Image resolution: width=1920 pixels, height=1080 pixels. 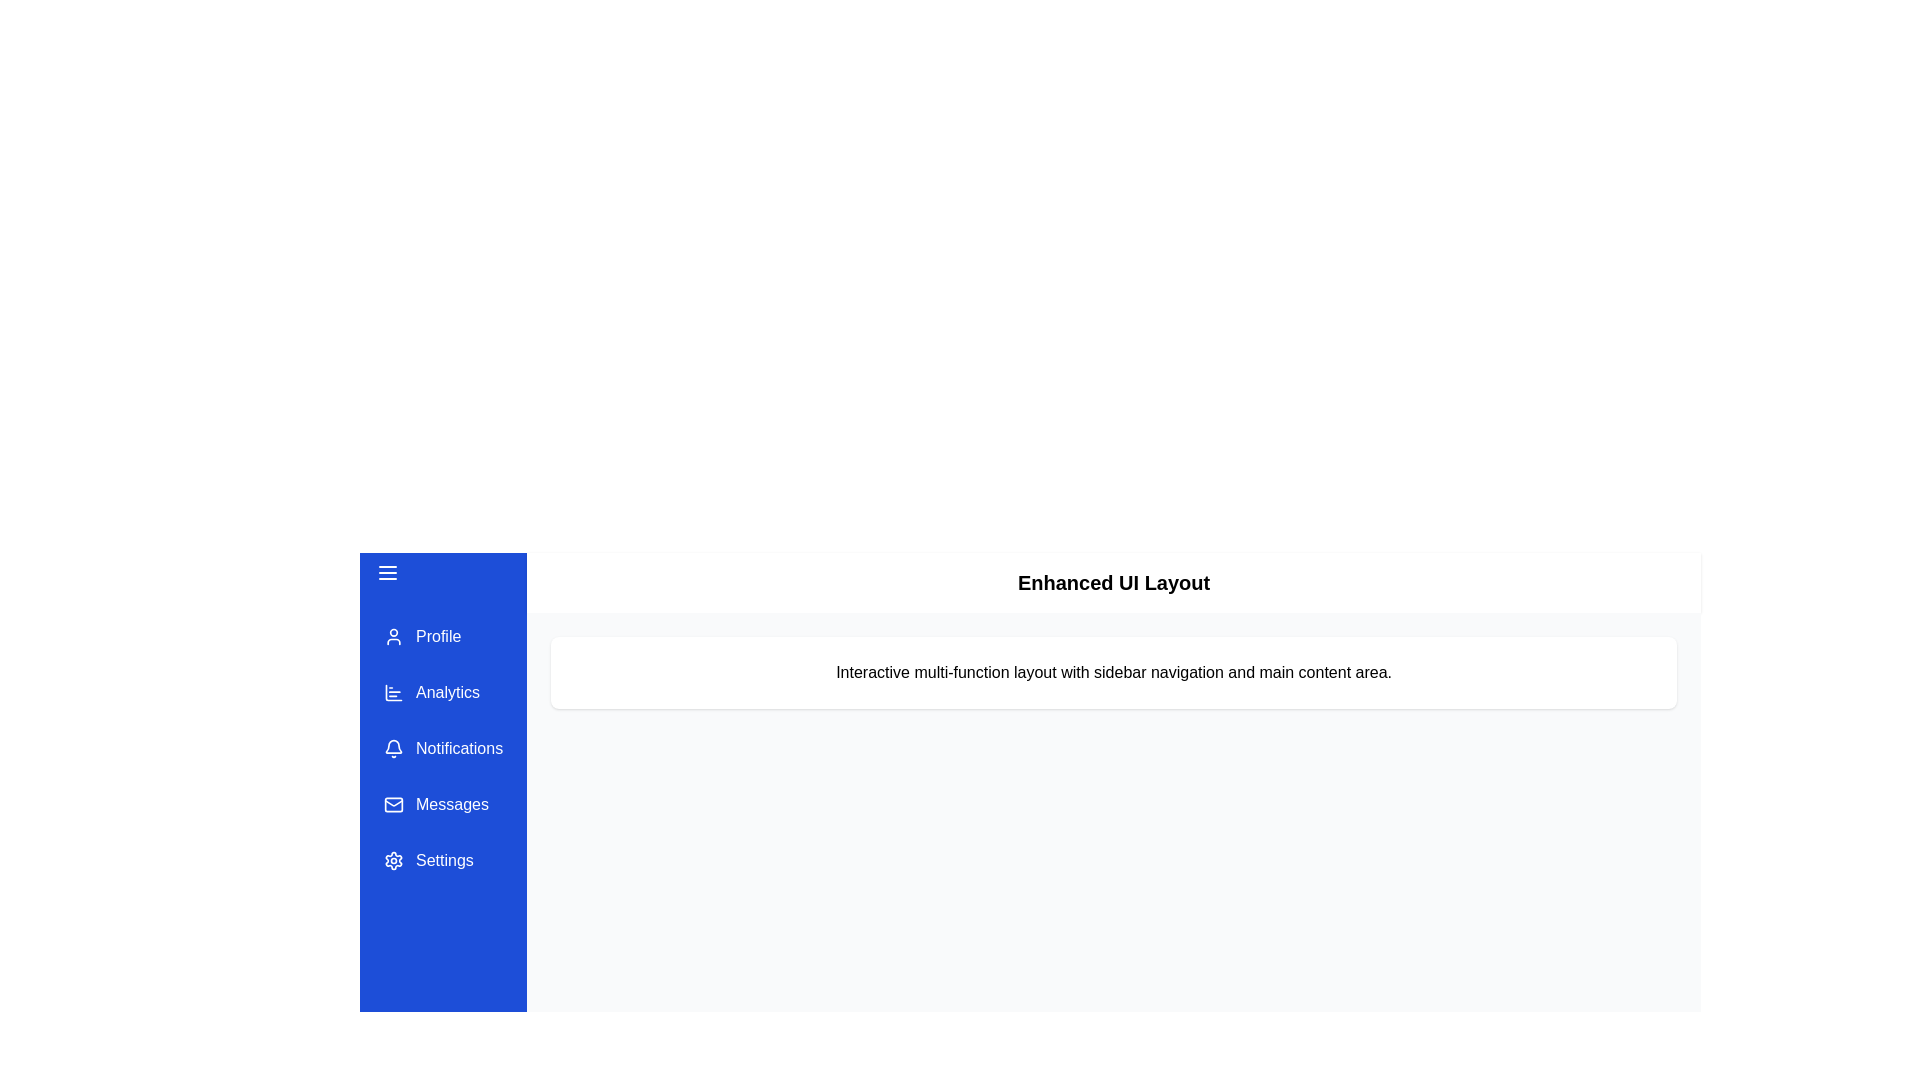 What do you see at coordinates (458, 748) in the screenshot?
I see `'Notifications' text label located in the vertical menu on the left side of the interface, which is displayed in white font on a blue background` at bounding box center [458, 748].